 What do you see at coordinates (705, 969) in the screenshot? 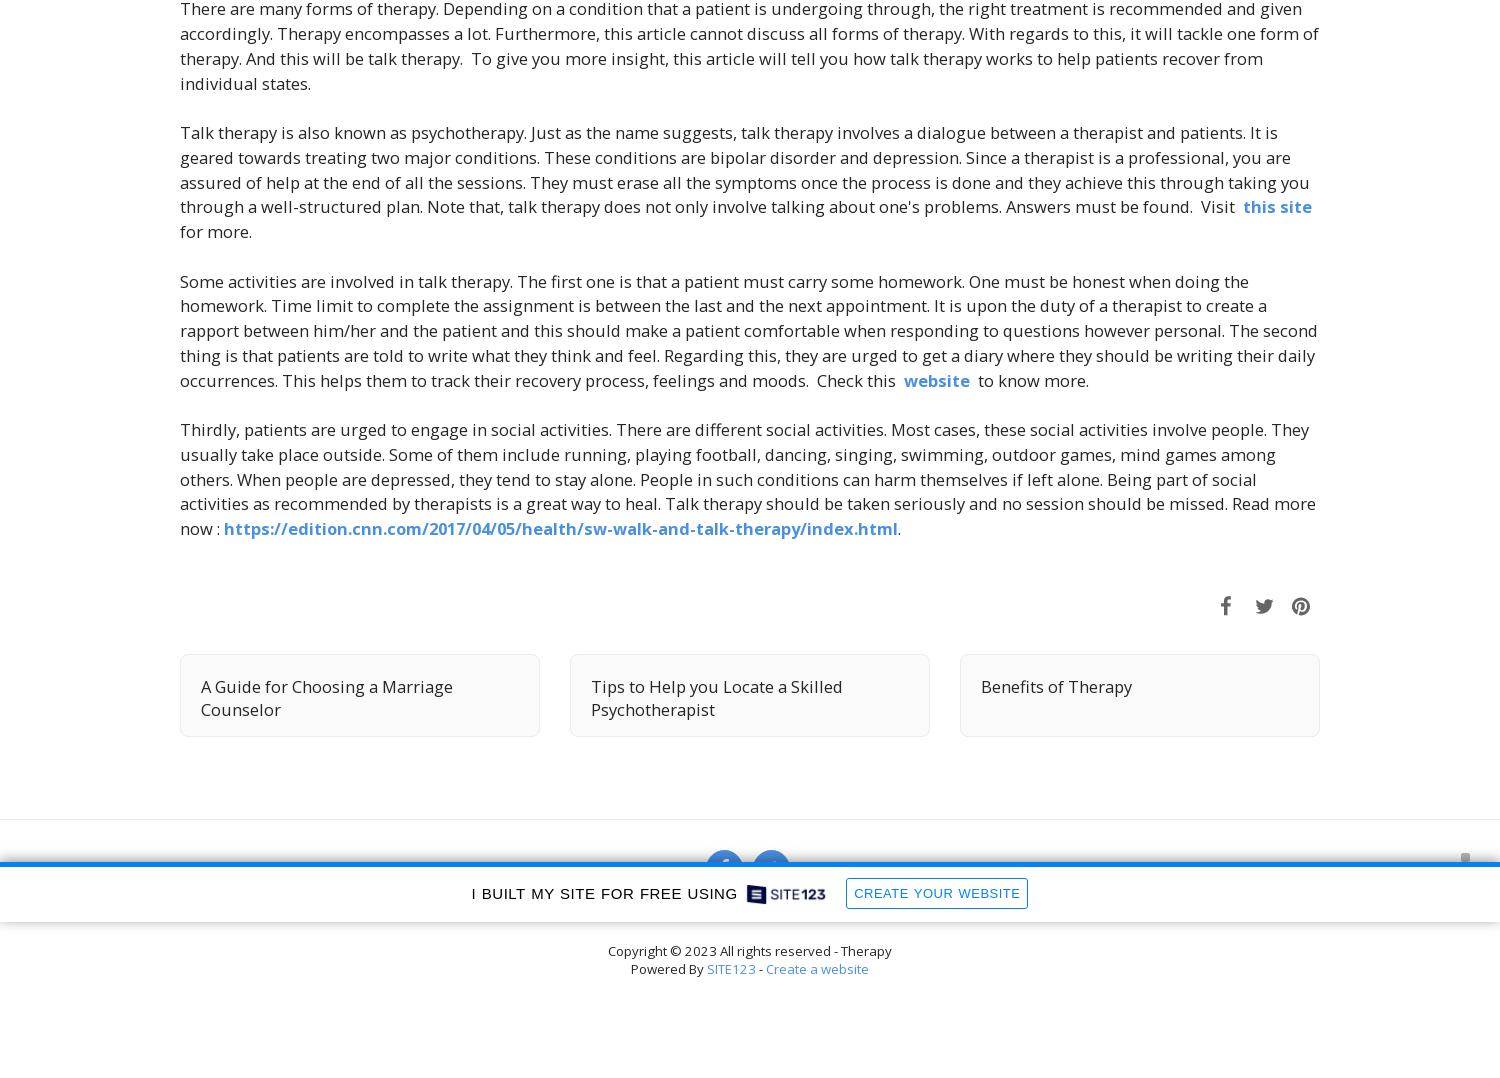
I see `'SITE123'` at bounding box center [705, 969].